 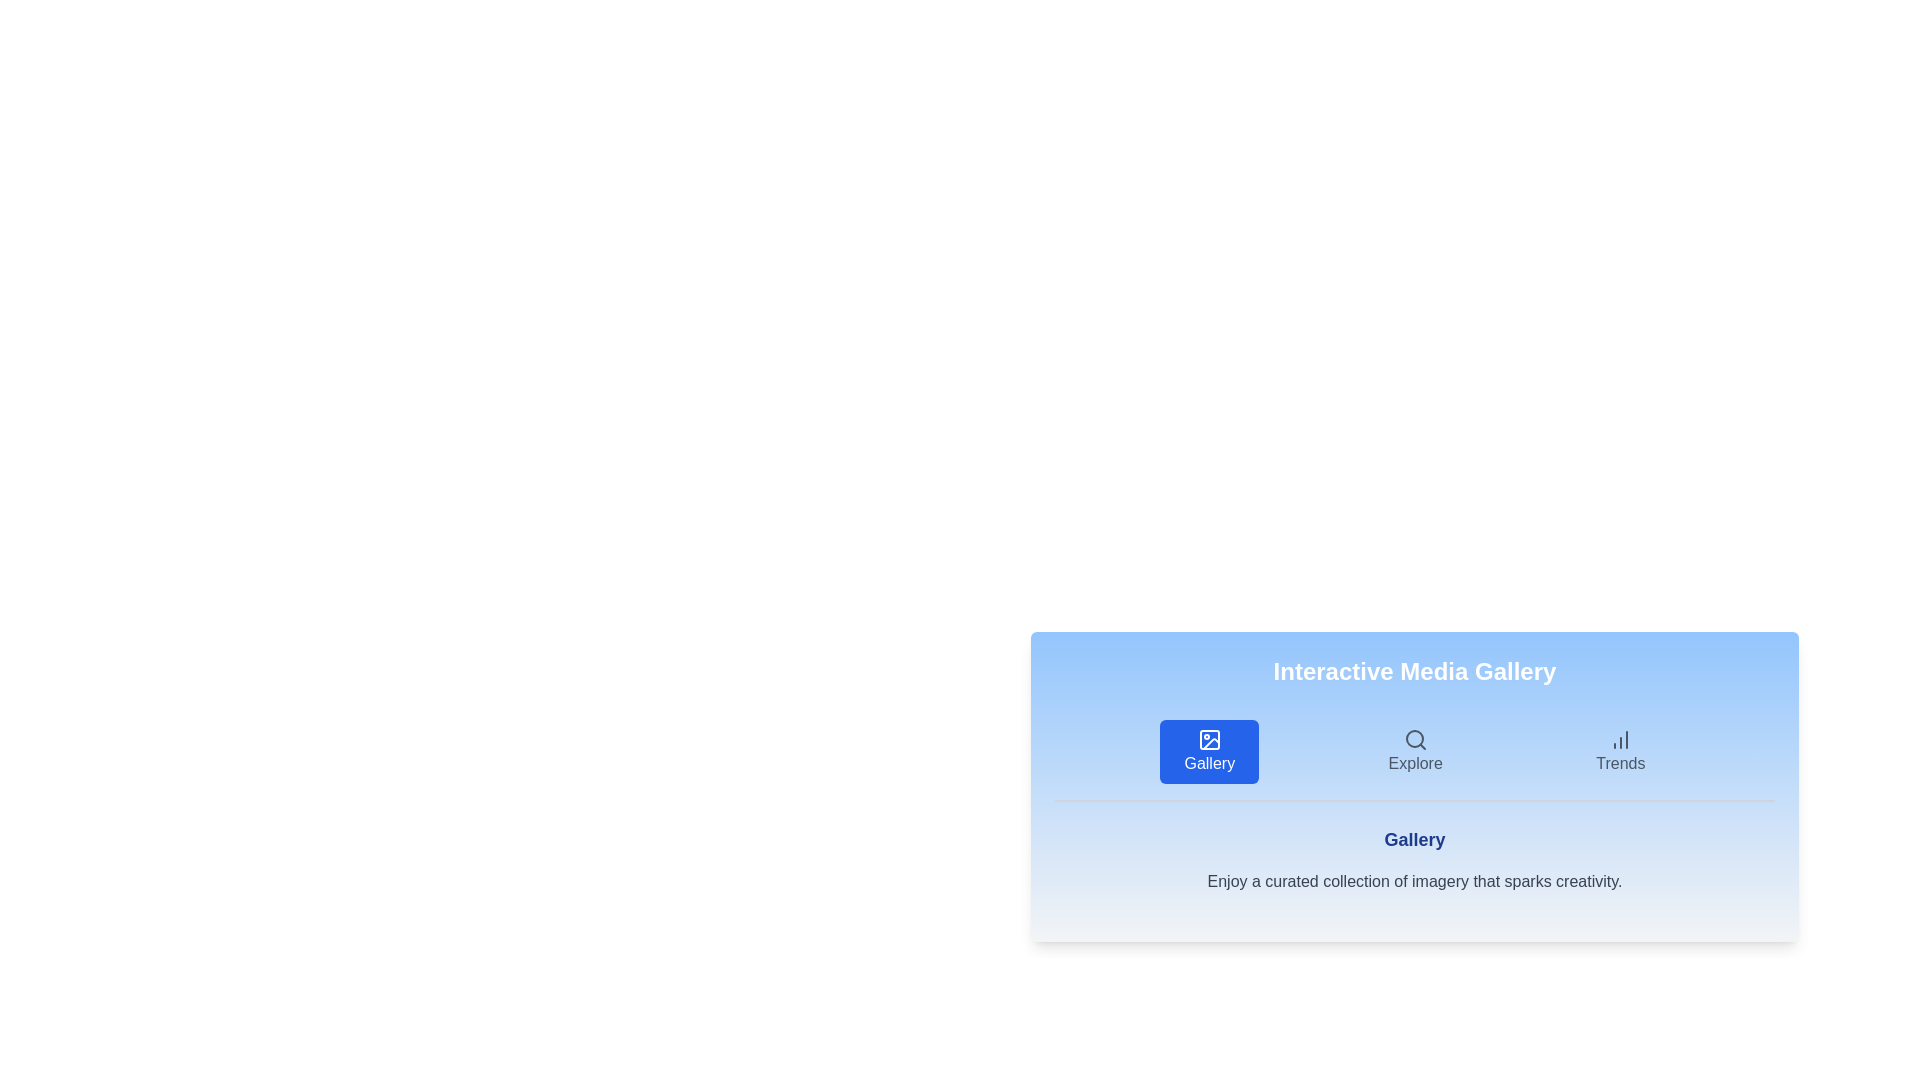 I want to click on the tab labeled Gallery to view its content, so click(x=1208, y=752).